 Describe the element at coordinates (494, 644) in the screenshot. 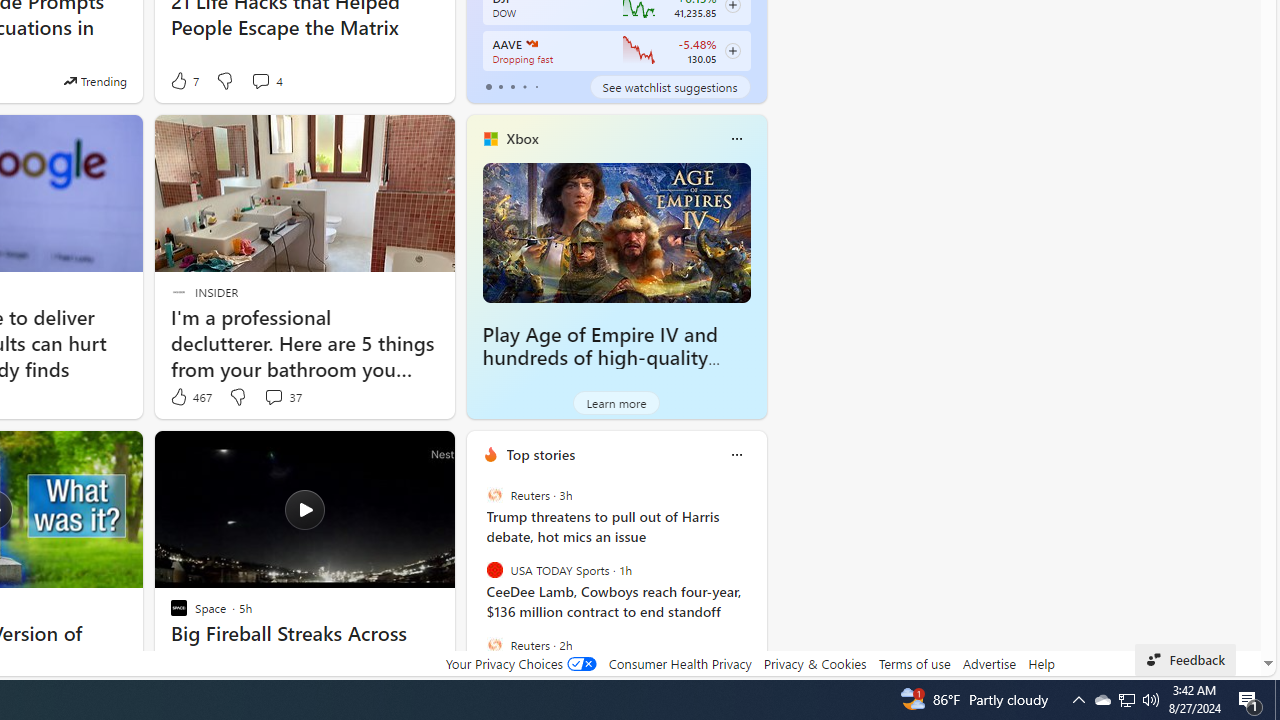

I see `'Reuters'` at that location.